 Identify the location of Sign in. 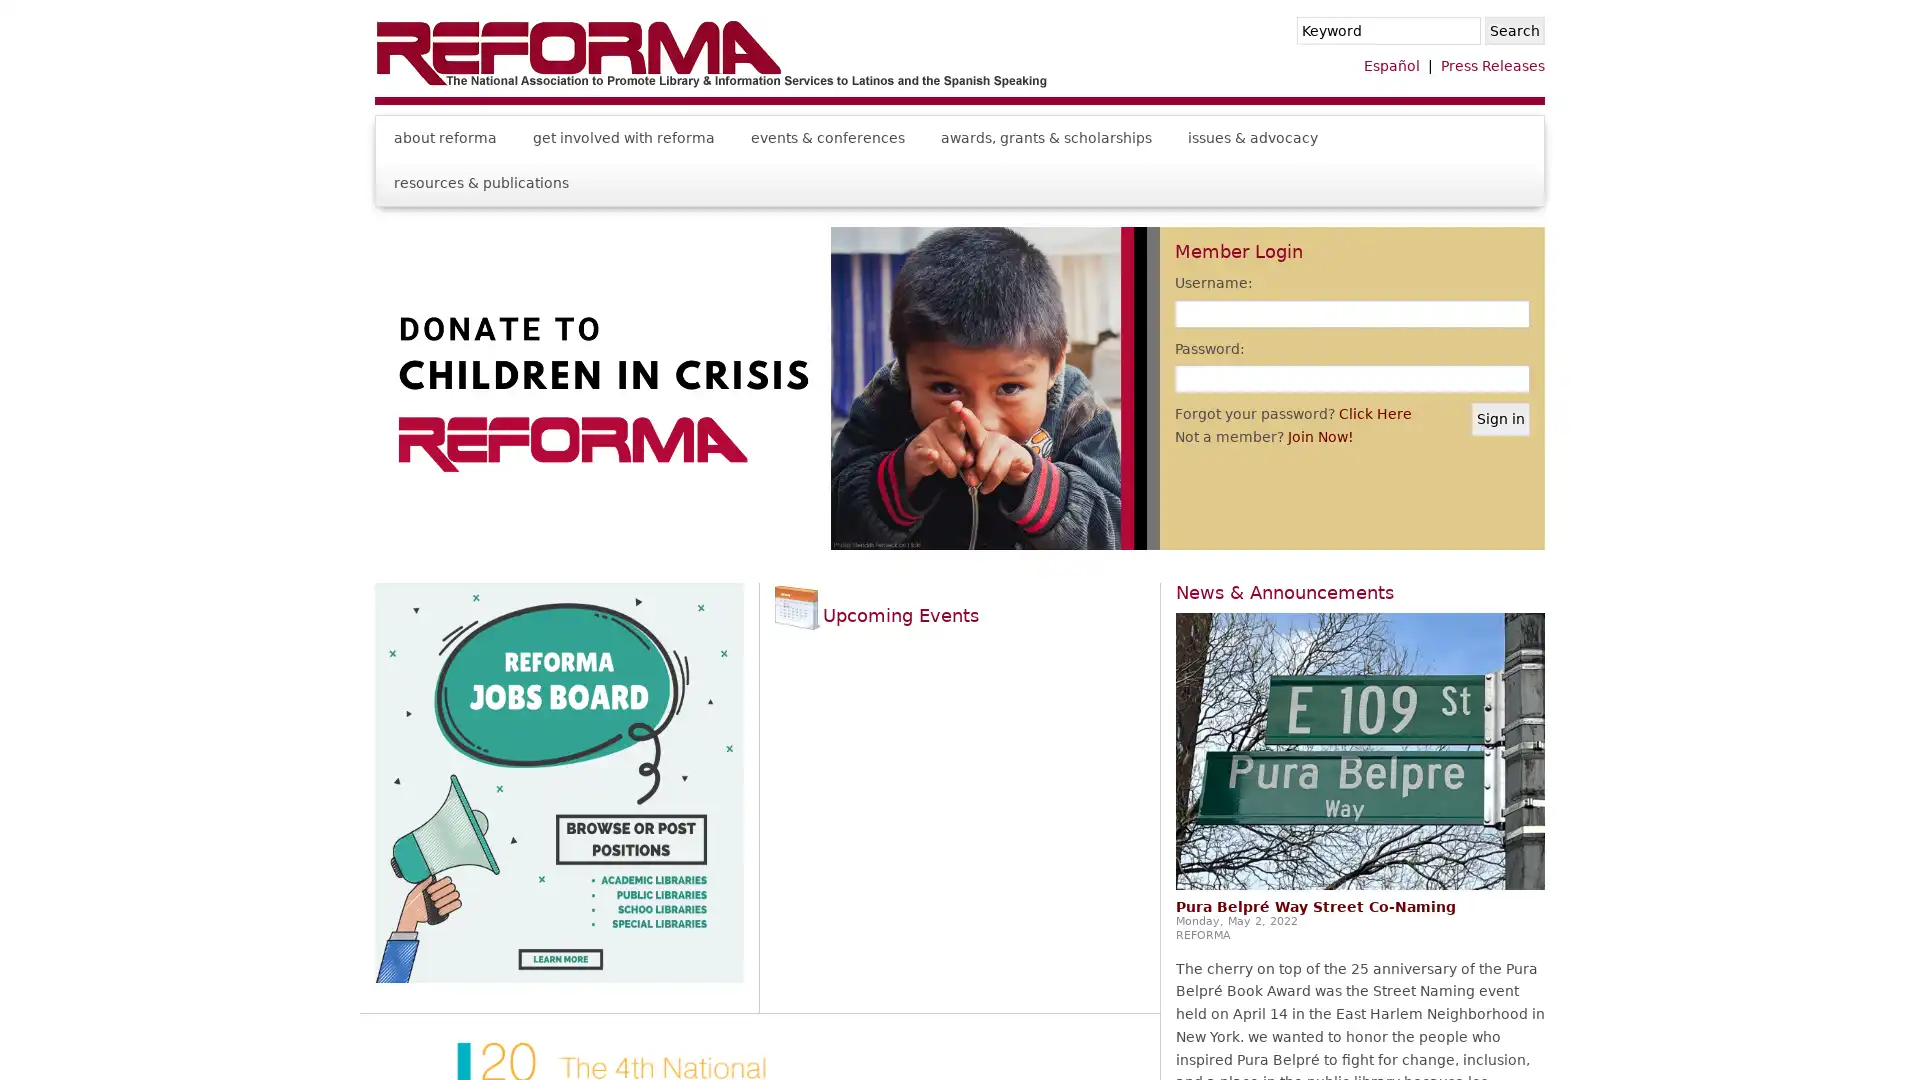
(1501, 418).